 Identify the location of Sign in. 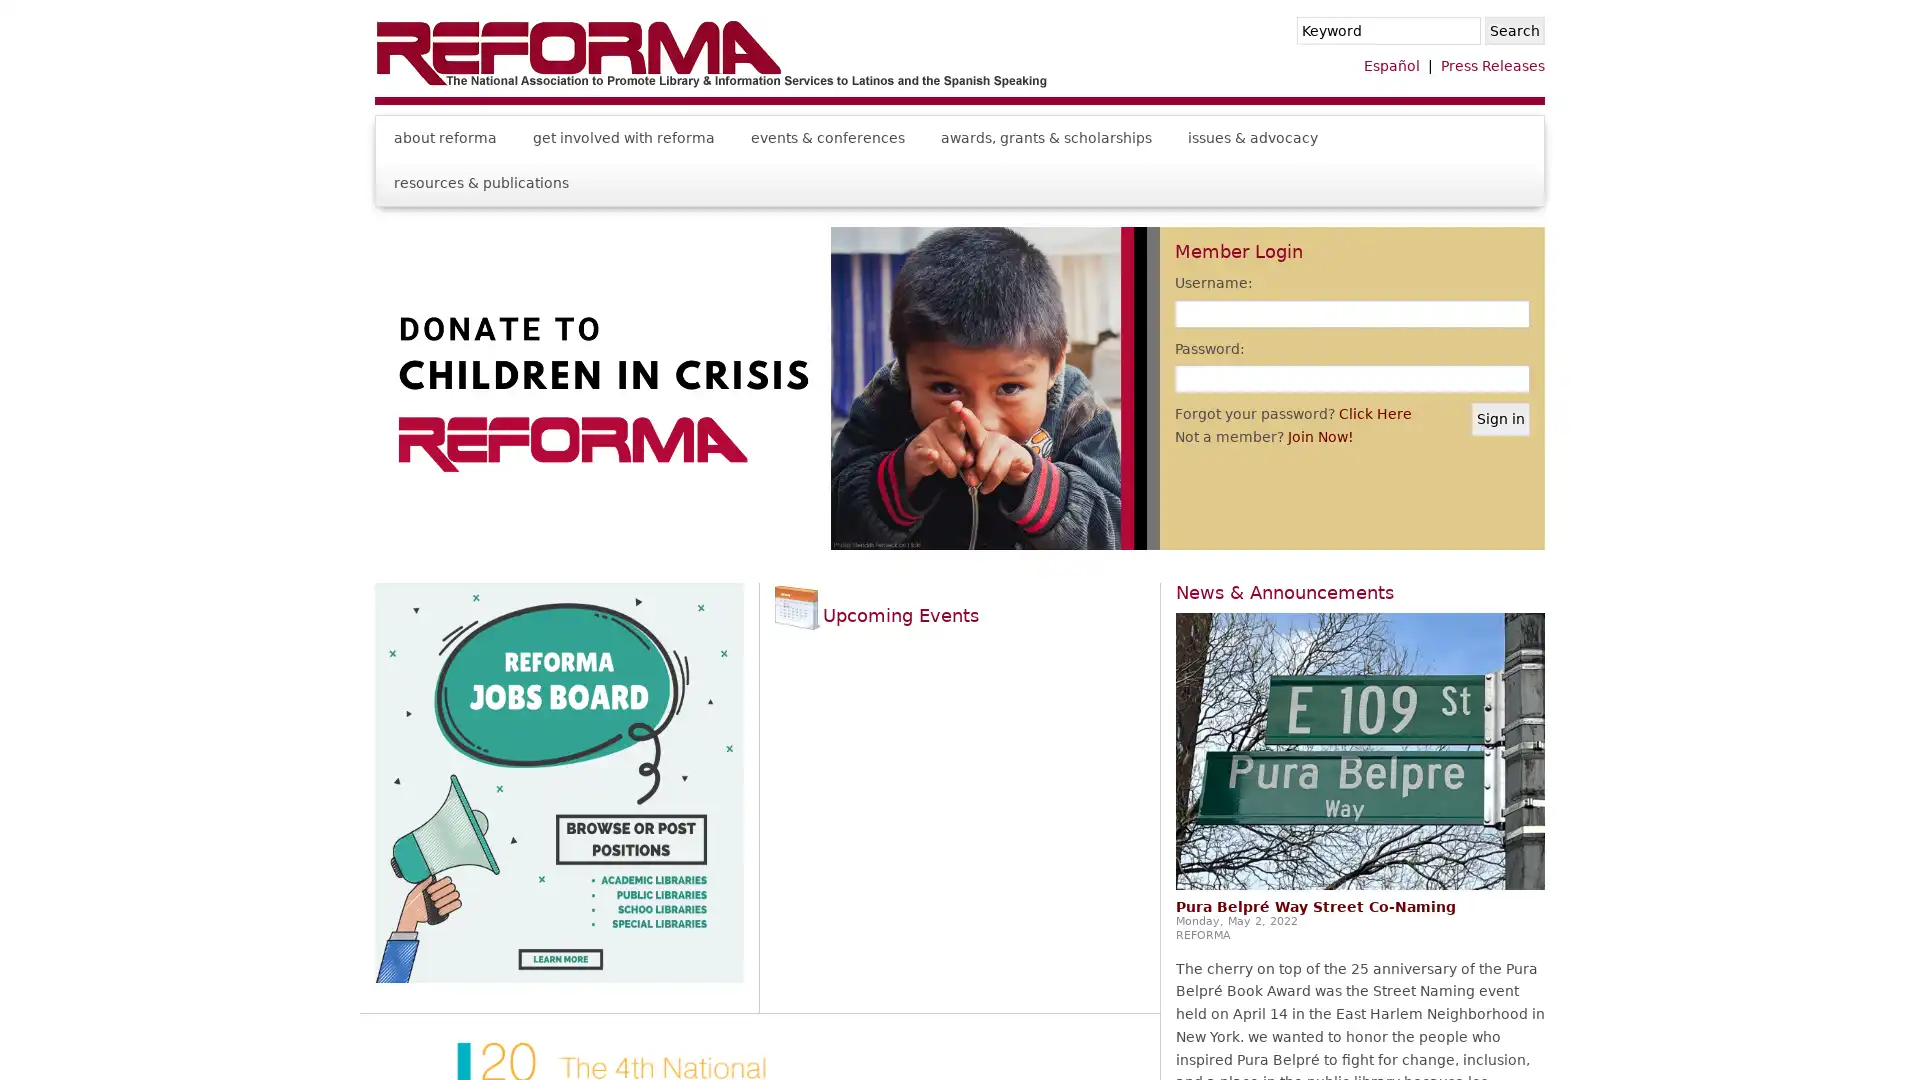
(1501, 418).